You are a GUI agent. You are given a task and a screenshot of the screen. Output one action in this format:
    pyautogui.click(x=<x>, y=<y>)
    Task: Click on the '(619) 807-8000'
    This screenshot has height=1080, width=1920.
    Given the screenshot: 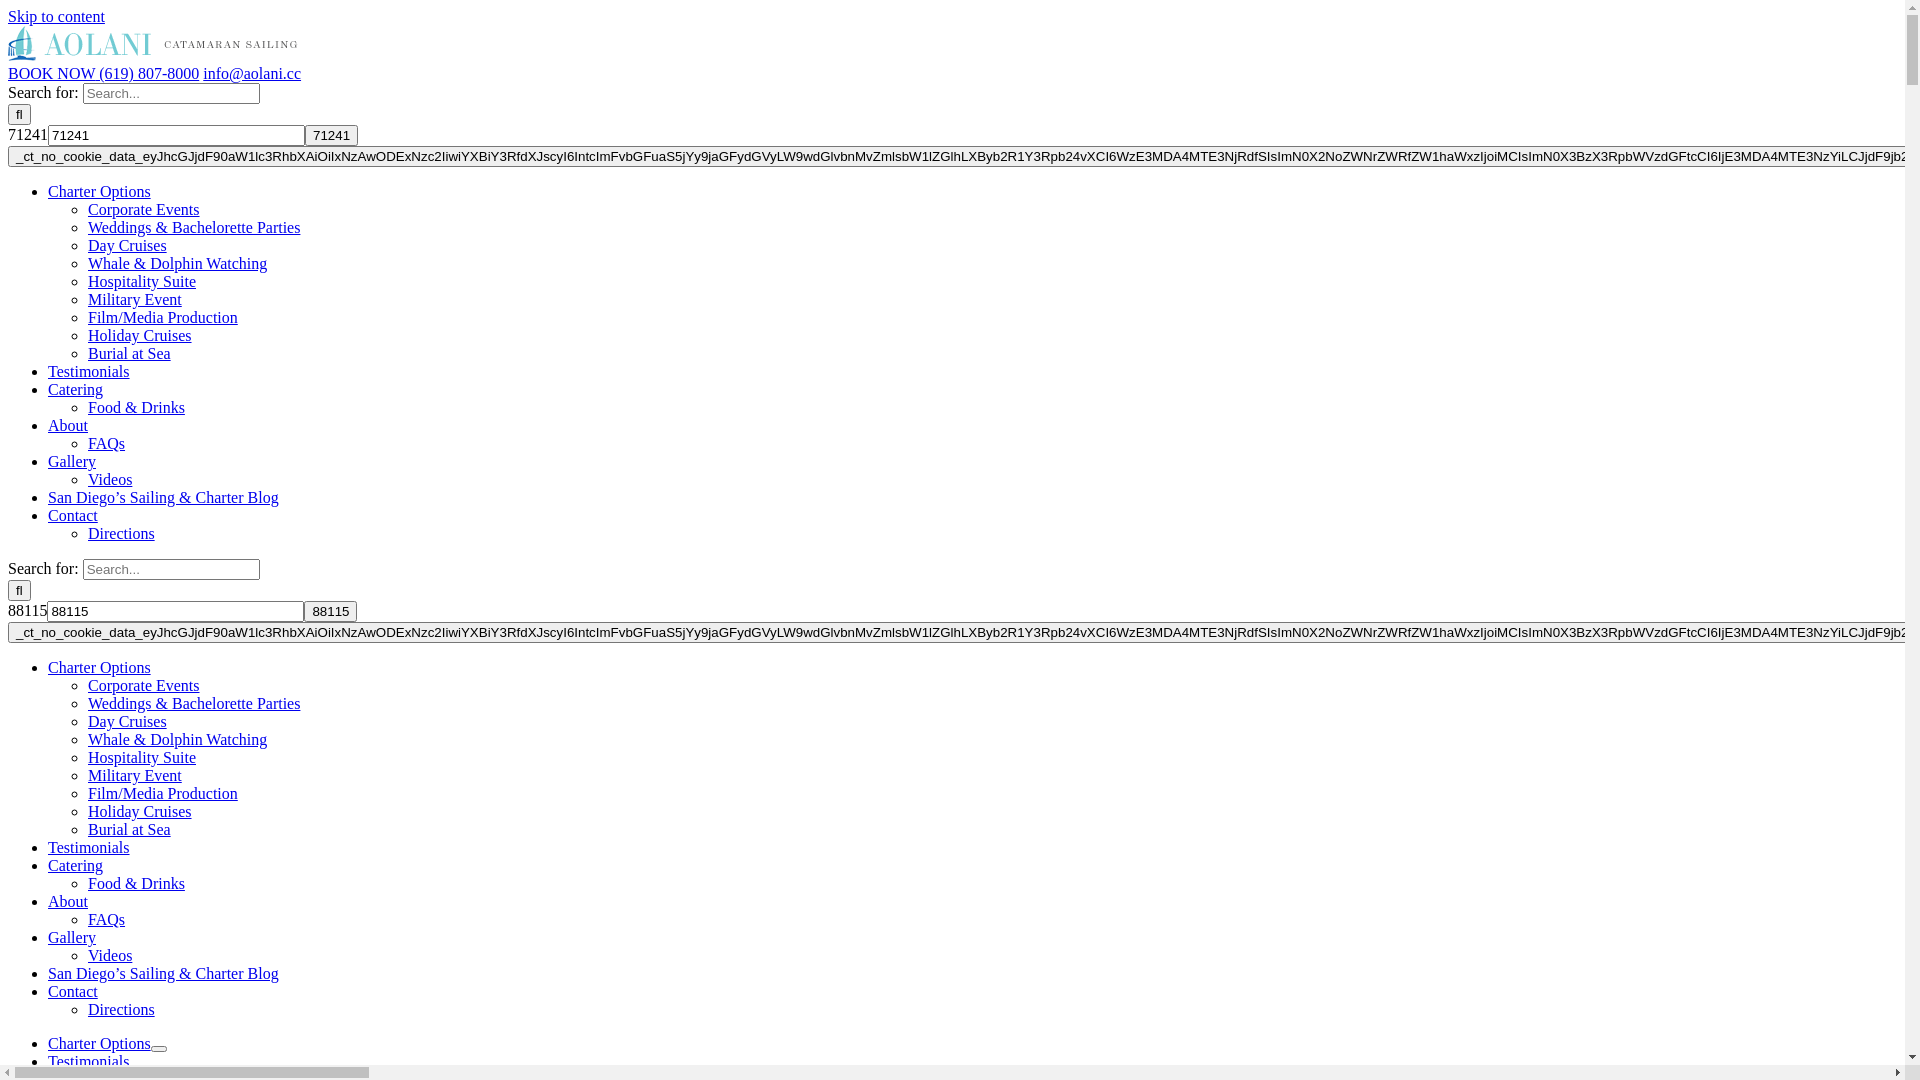 What is the action you would take?
    pyautogui.click(x=146, y=72)
    